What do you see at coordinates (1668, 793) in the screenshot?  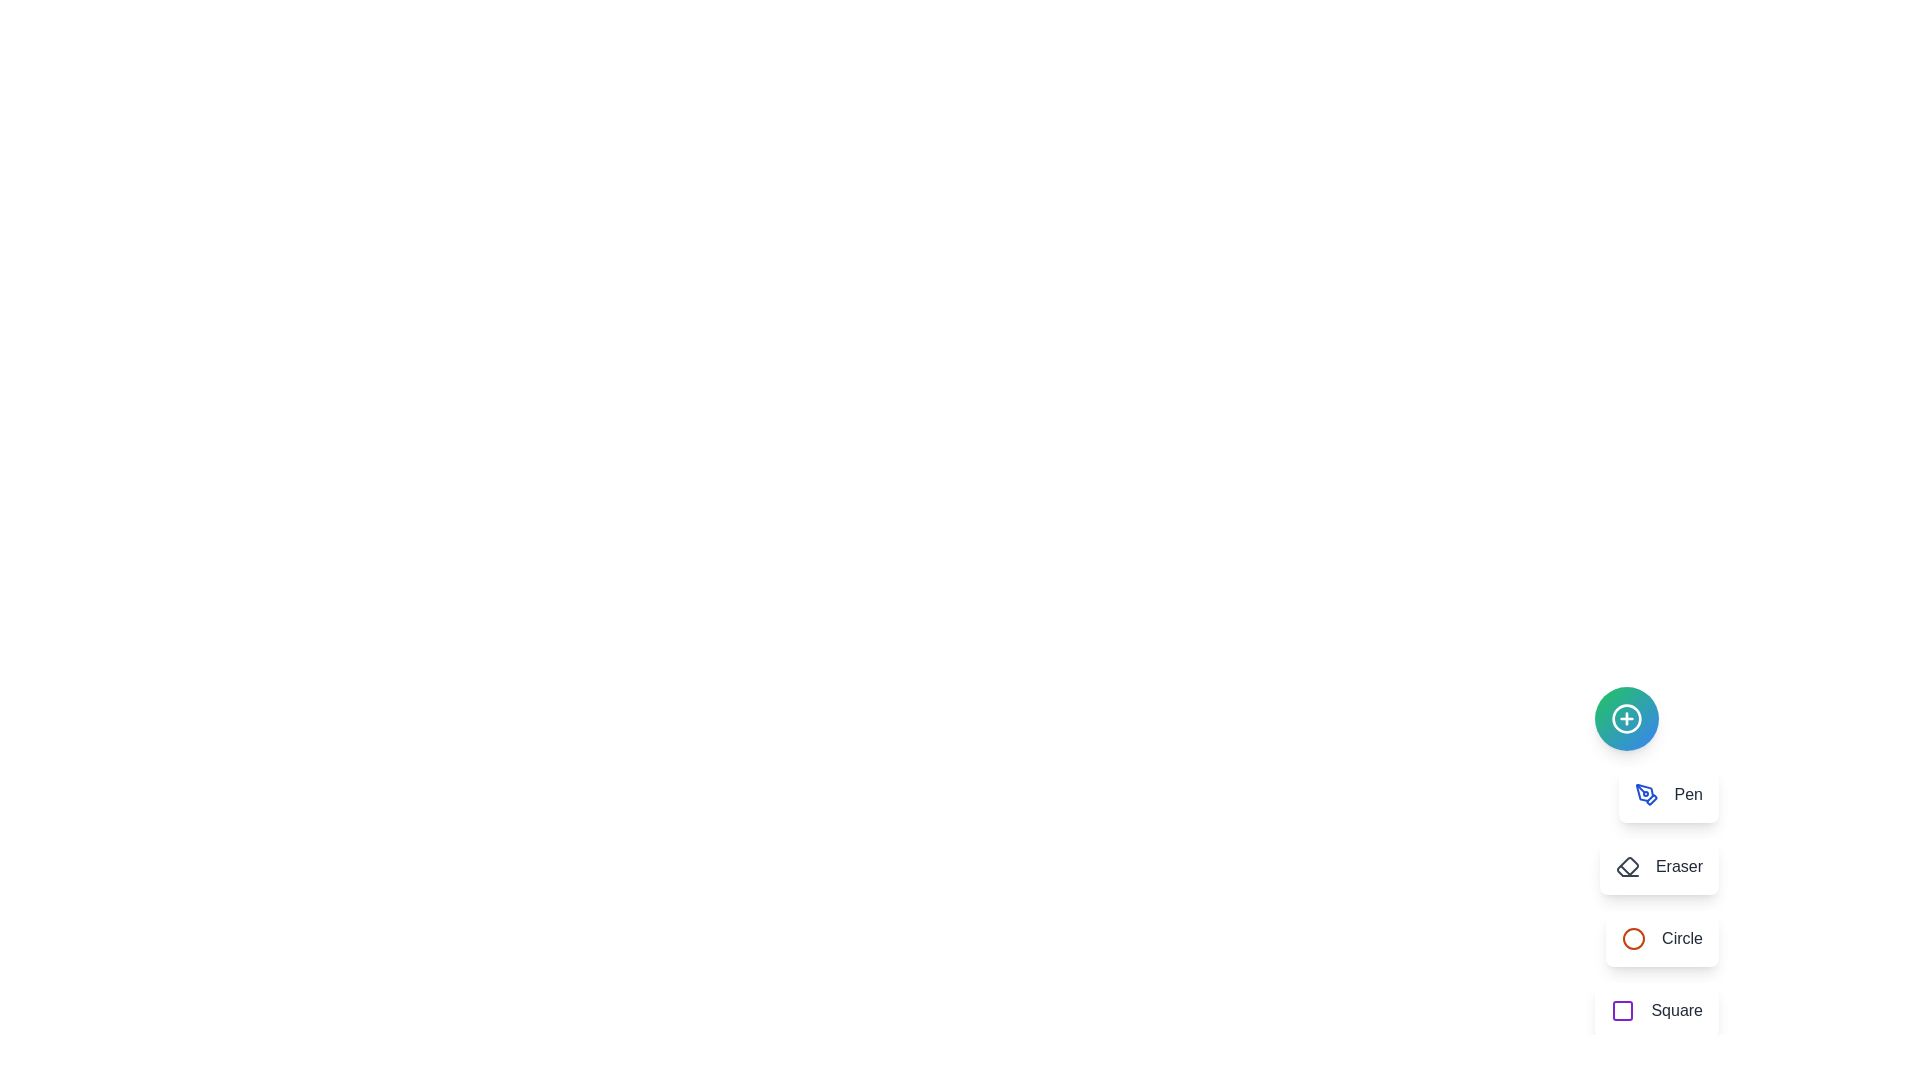 I see `the Pen button to select the corresponding drawing tool` at bounding box center [1668, 793].